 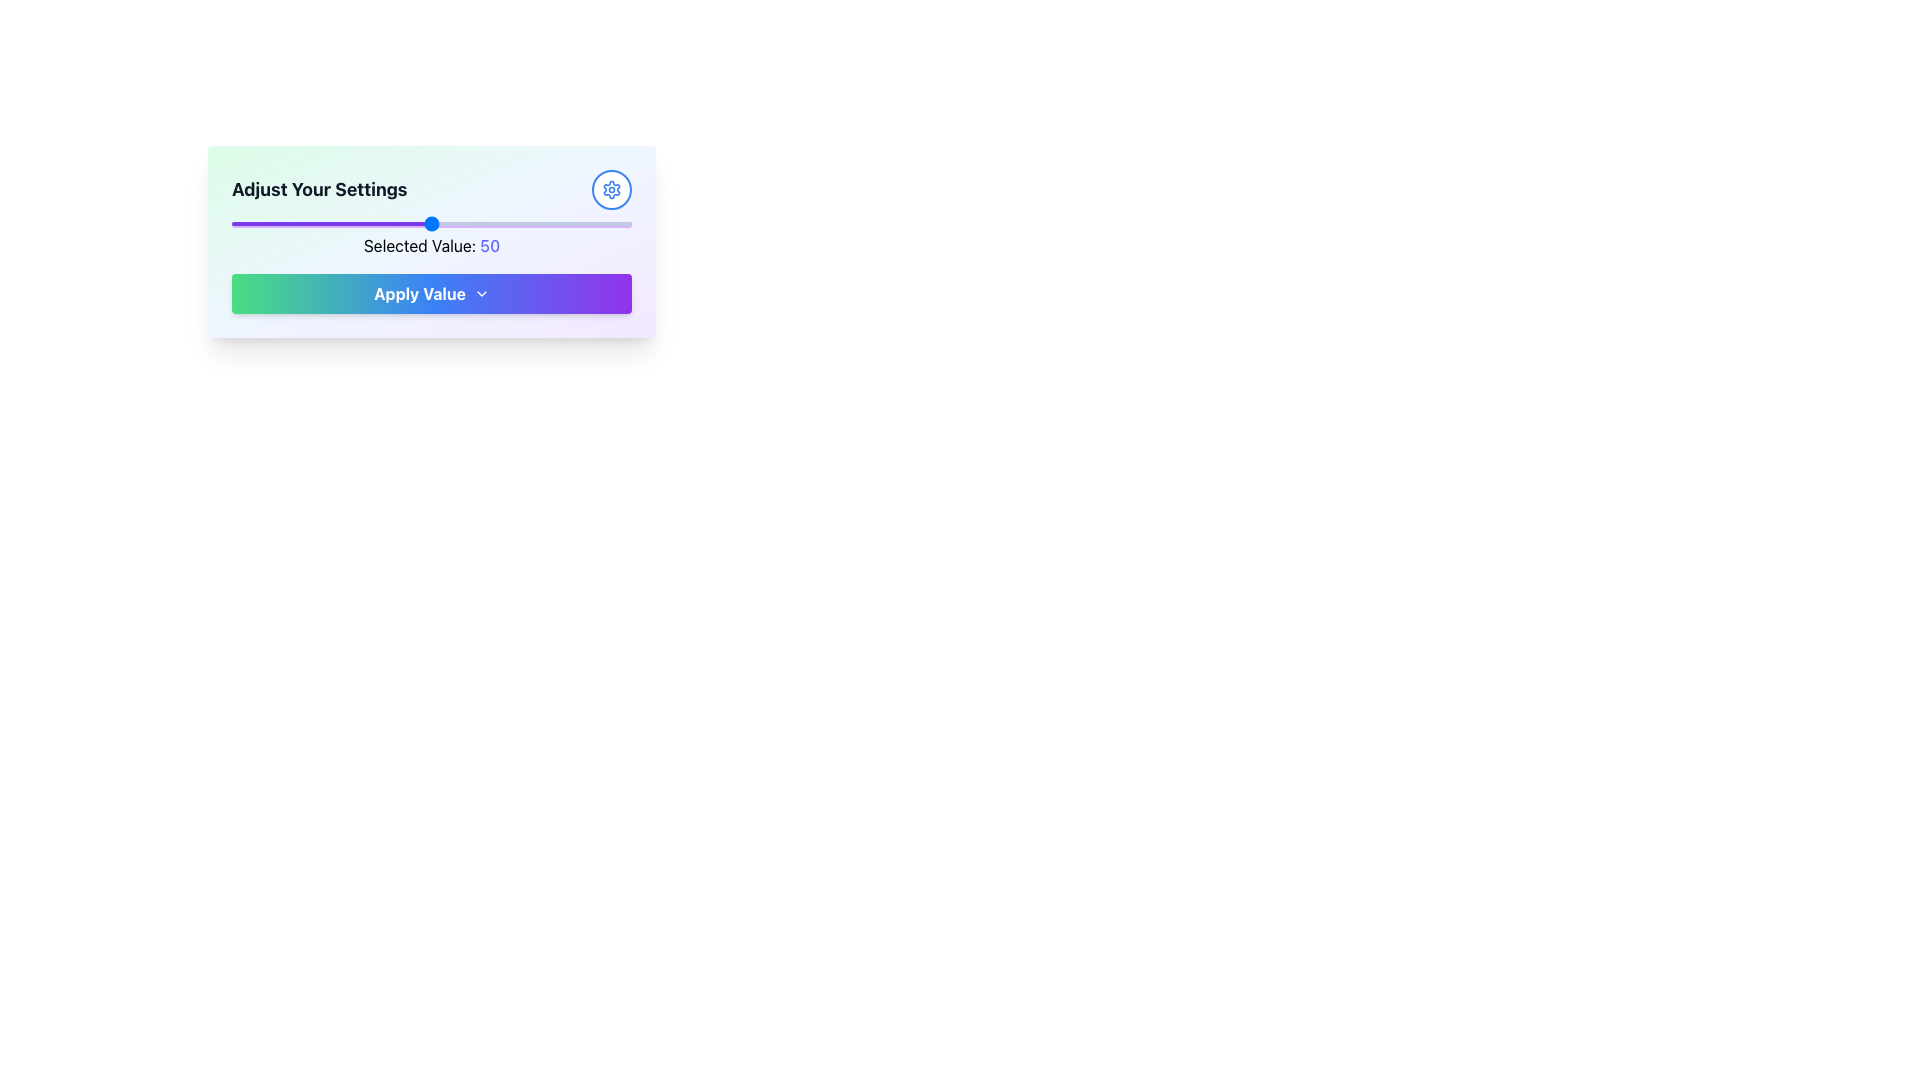 What do you see at coordinates (543, 223) in the screenshot?
I see `the slider` at bounding box center [543, 223].